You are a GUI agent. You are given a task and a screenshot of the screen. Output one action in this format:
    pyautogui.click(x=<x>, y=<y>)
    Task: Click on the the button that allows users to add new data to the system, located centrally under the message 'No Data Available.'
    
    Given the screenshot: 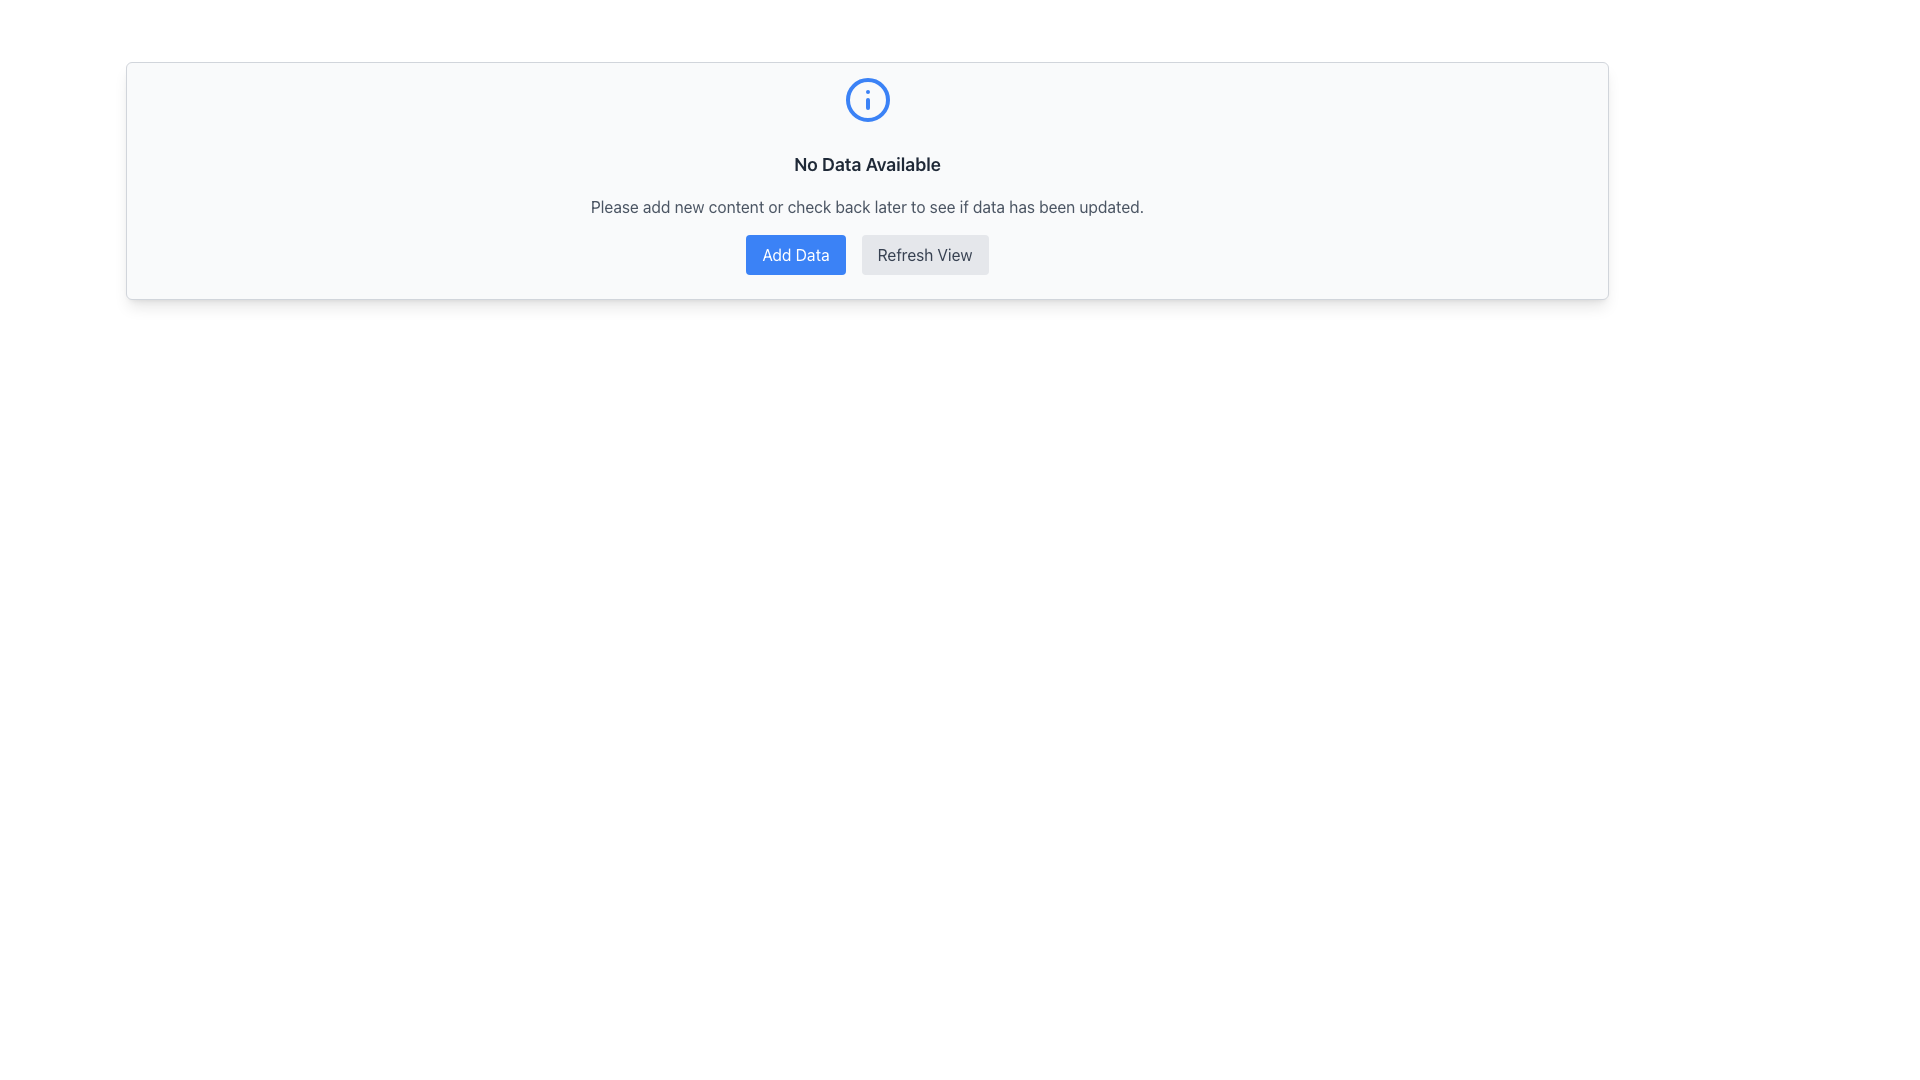 What is the action you would take?
    pyautogui.click(x=795, y=253)
    